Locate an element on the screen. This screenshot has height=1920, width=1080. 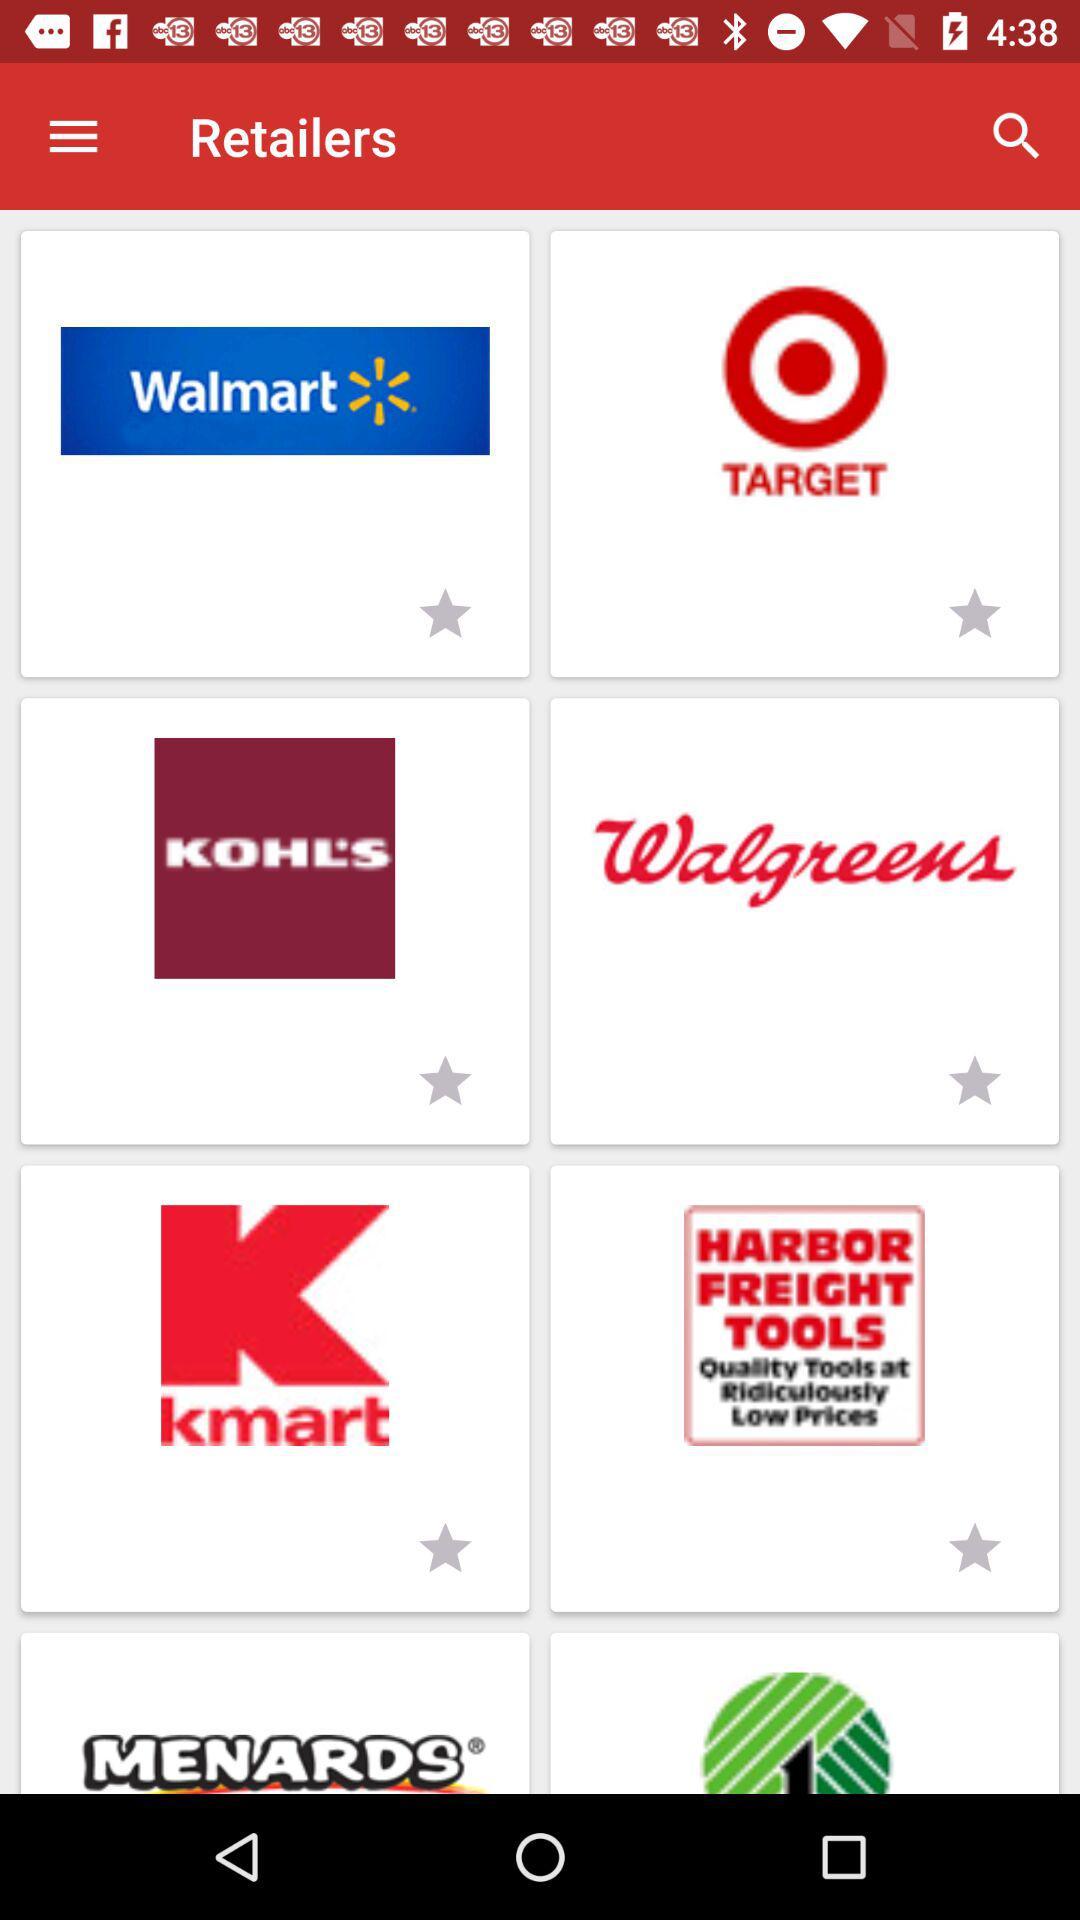
walgreens is located at coordinates (803, 858).